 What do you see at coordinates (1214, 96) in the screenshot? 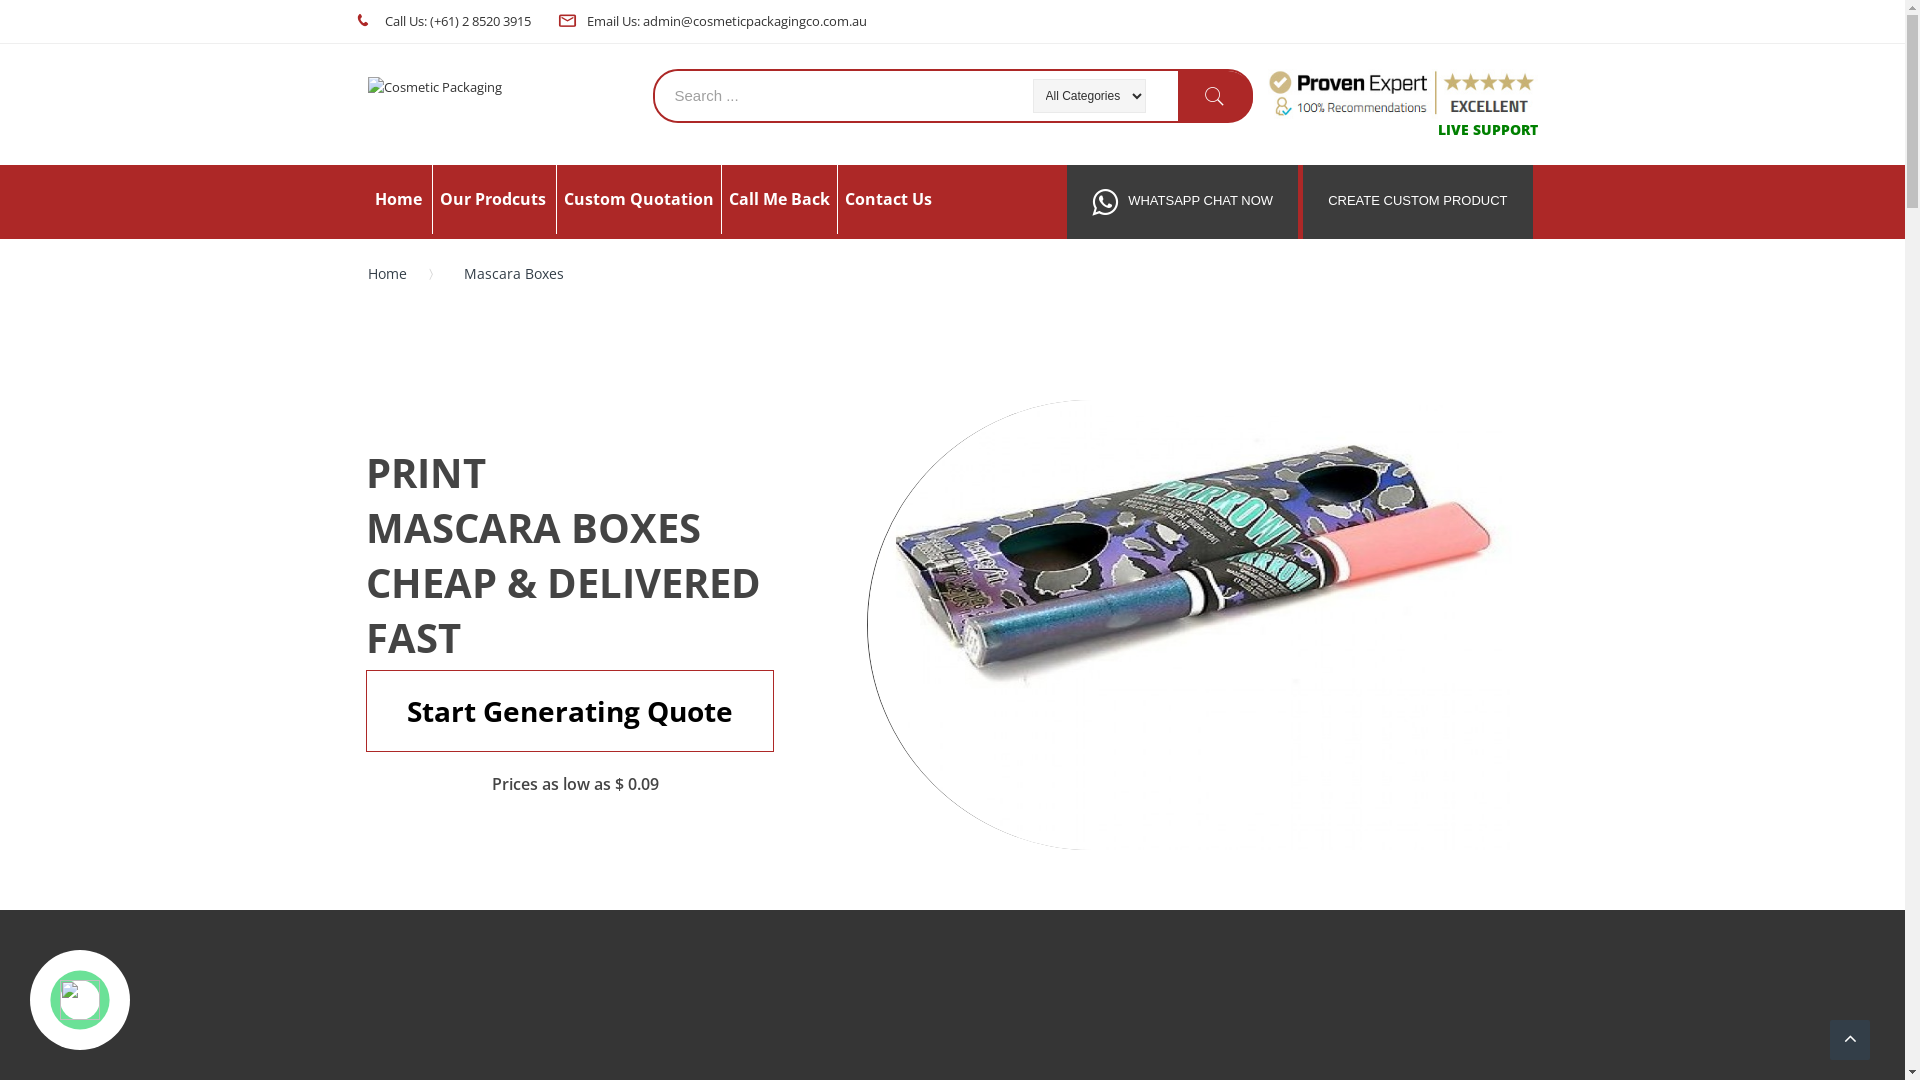
I see `'Search'` at bounding box center [1214, 96].